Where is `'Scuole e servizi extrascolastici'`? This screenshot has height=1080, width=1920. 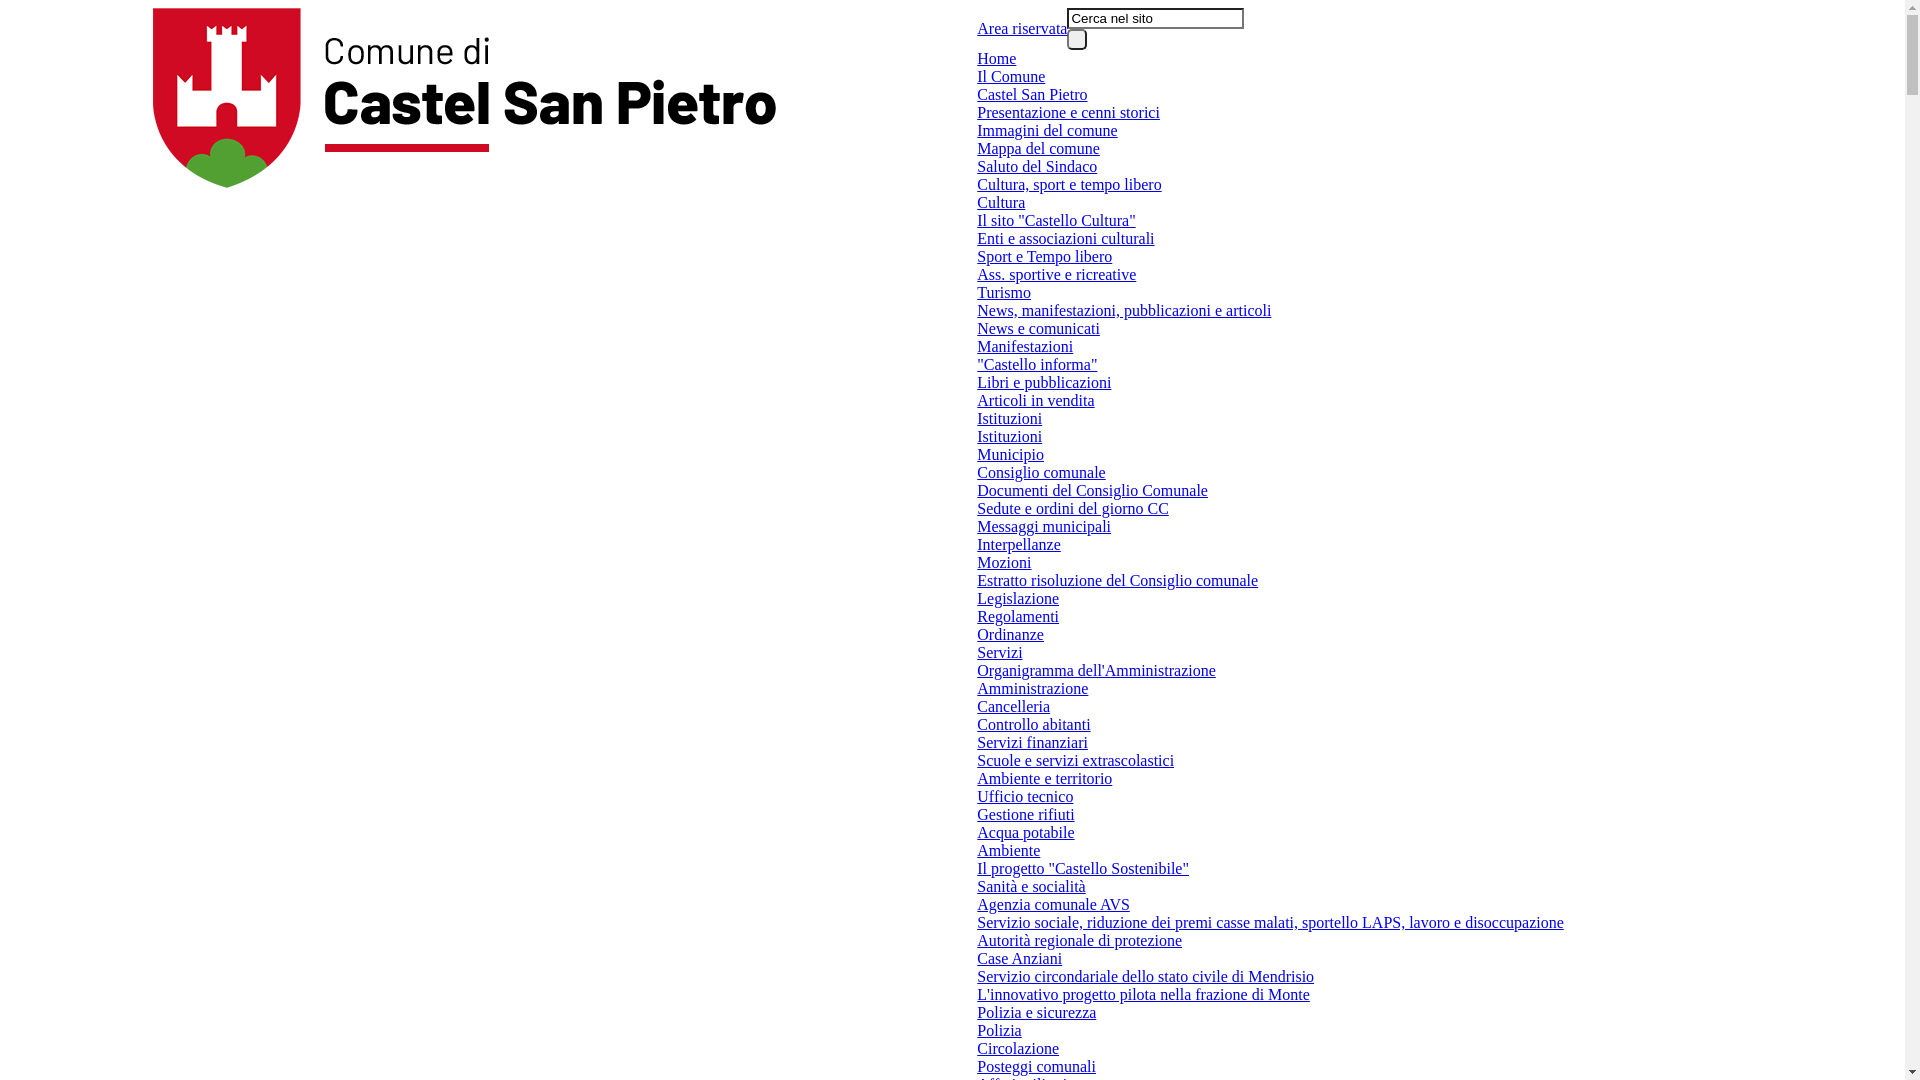 'Scuole e servizi extrascolastici' is located at coordinates (1074, 760).